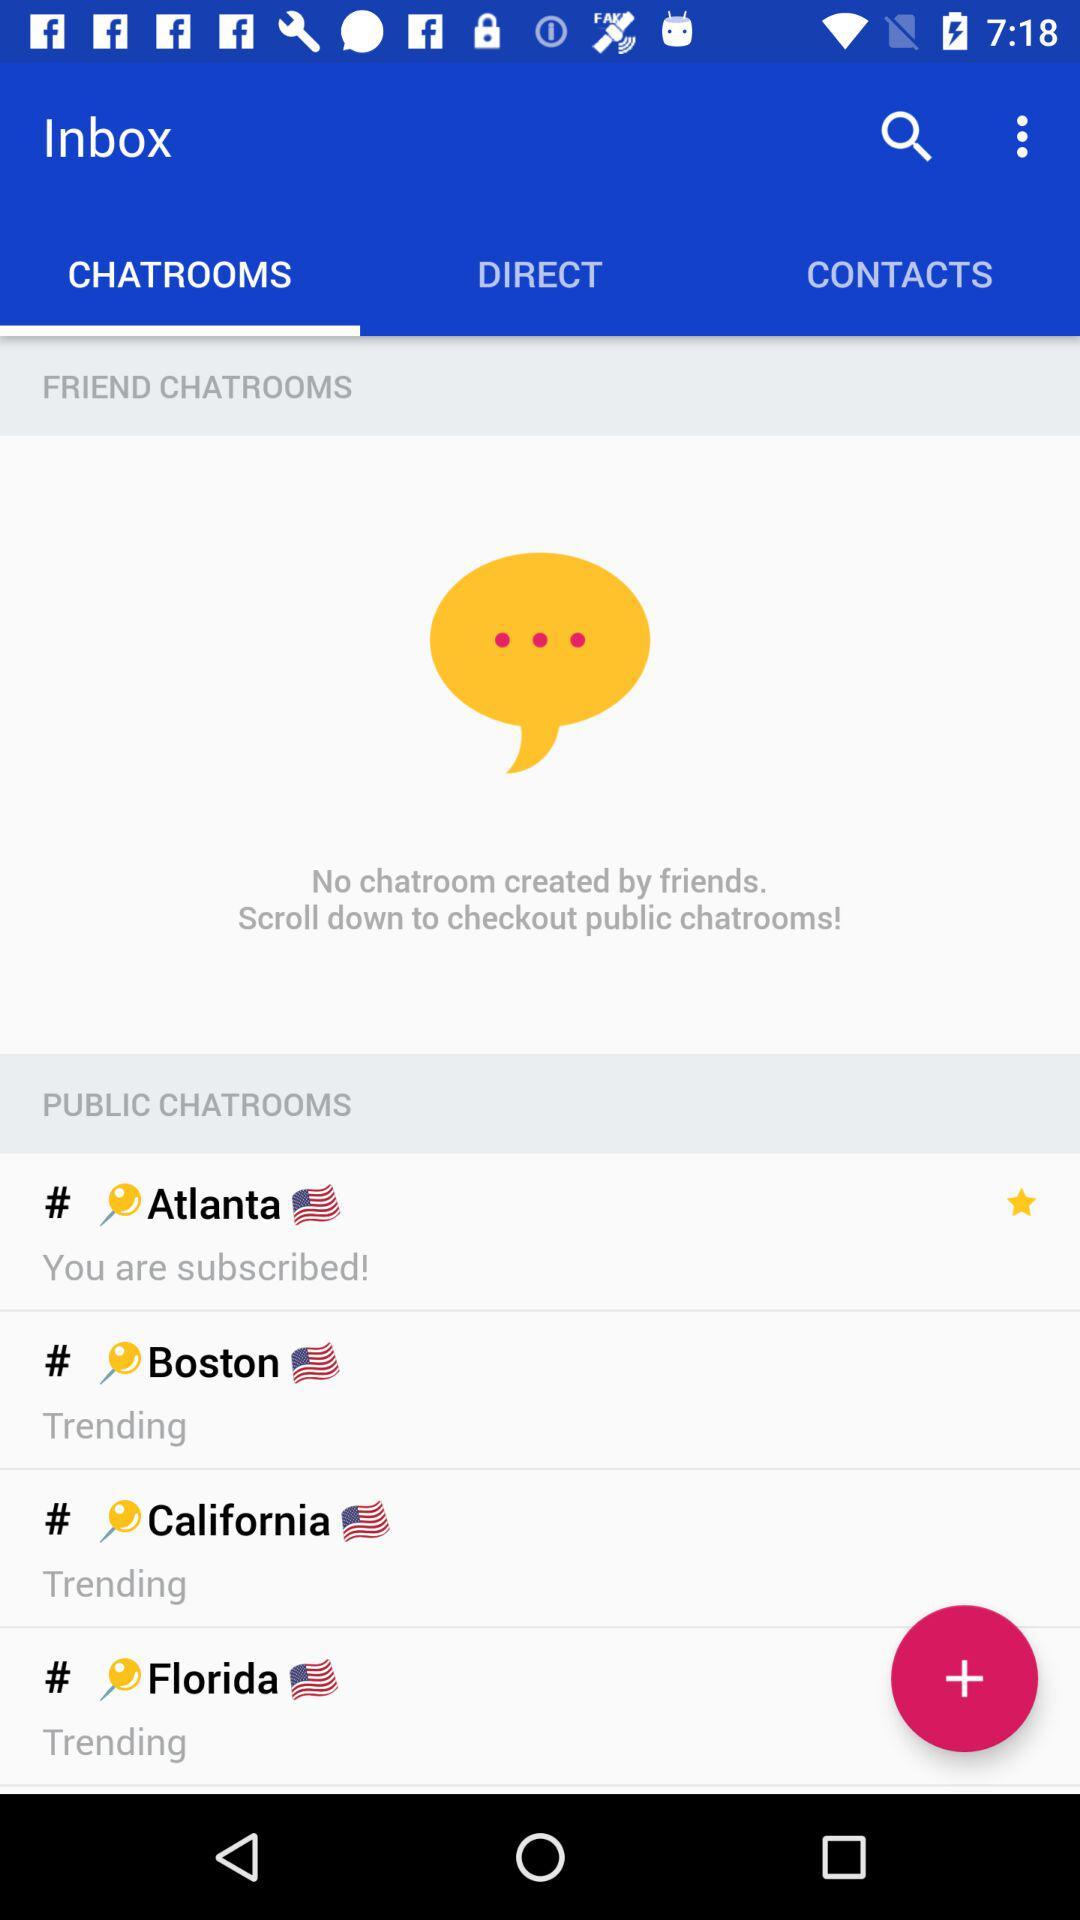 This screenshot has height=1920, width=1080. I want to click on open chatroom, so click(963, 1678).